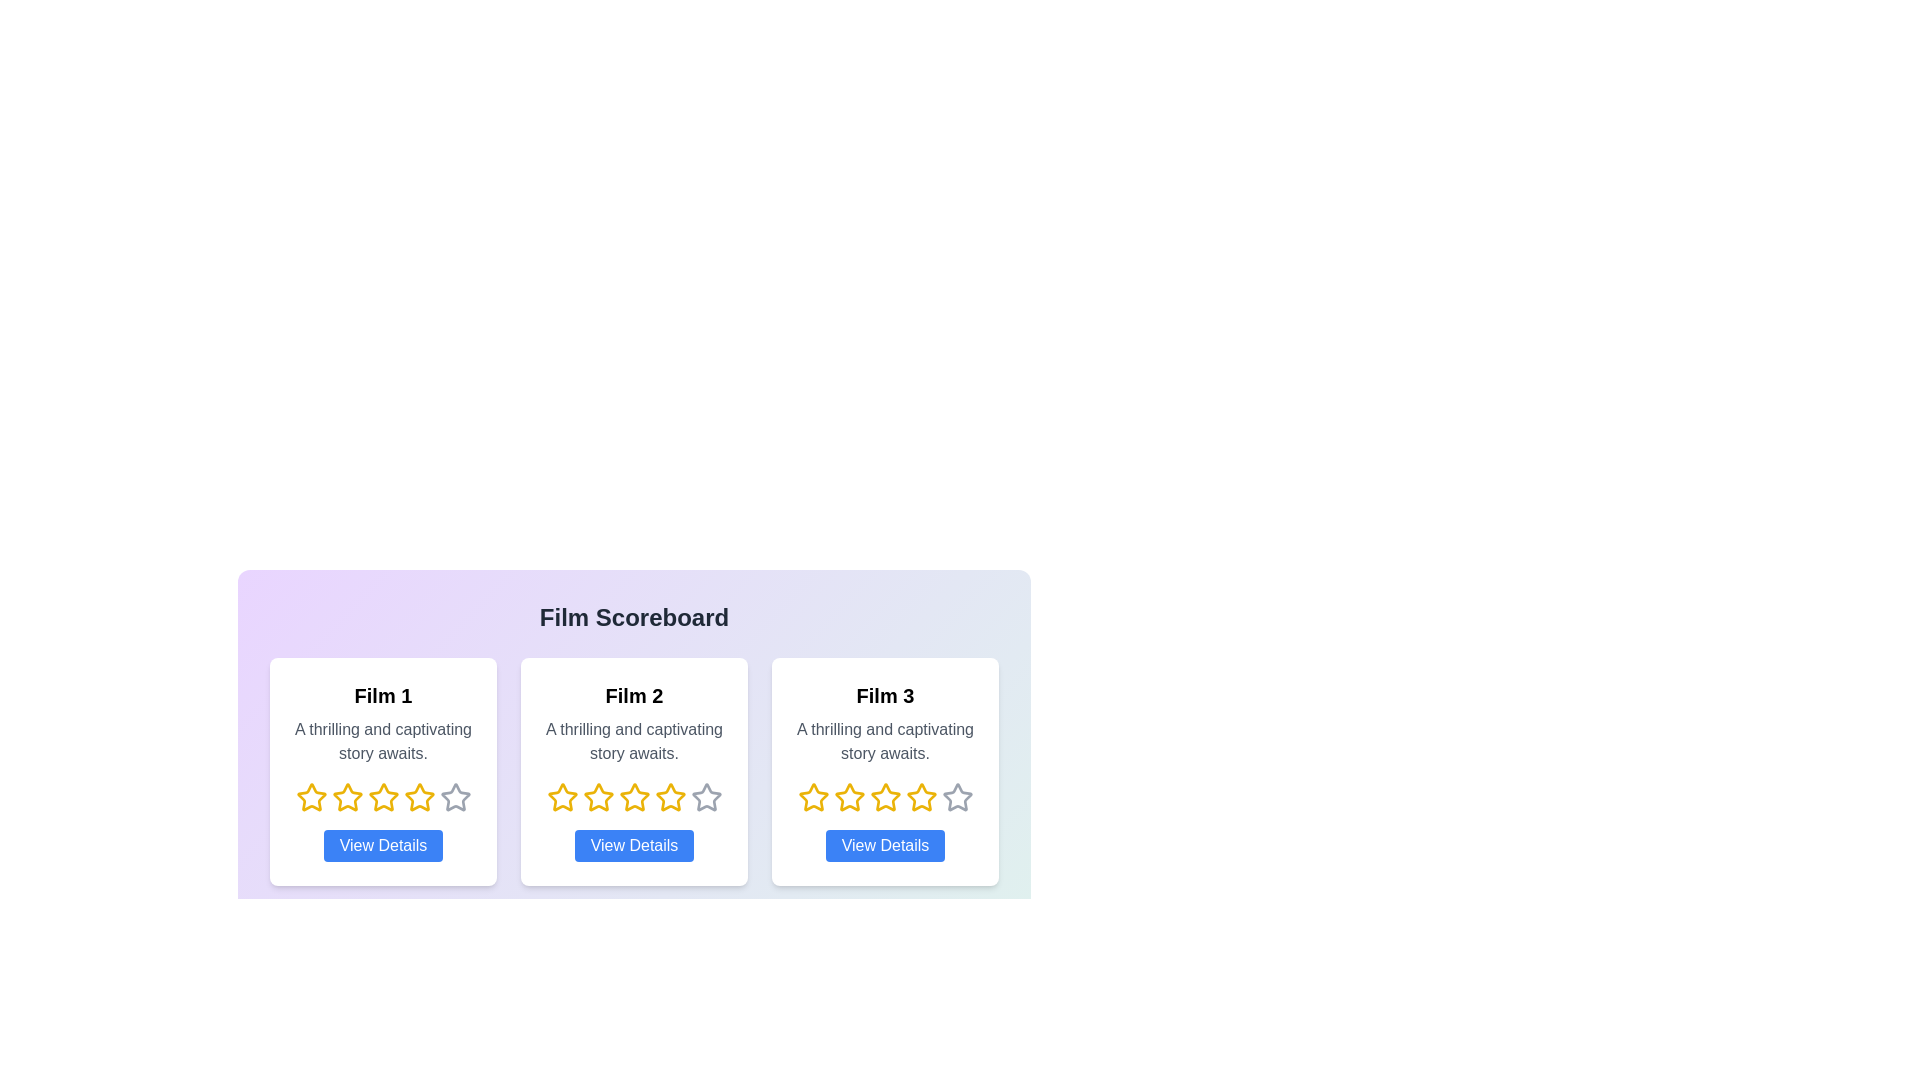  Describe the element at coordinates (633, 616) in the screenshot. I see `the header labeled 'Film Scoreboard'` at that location.